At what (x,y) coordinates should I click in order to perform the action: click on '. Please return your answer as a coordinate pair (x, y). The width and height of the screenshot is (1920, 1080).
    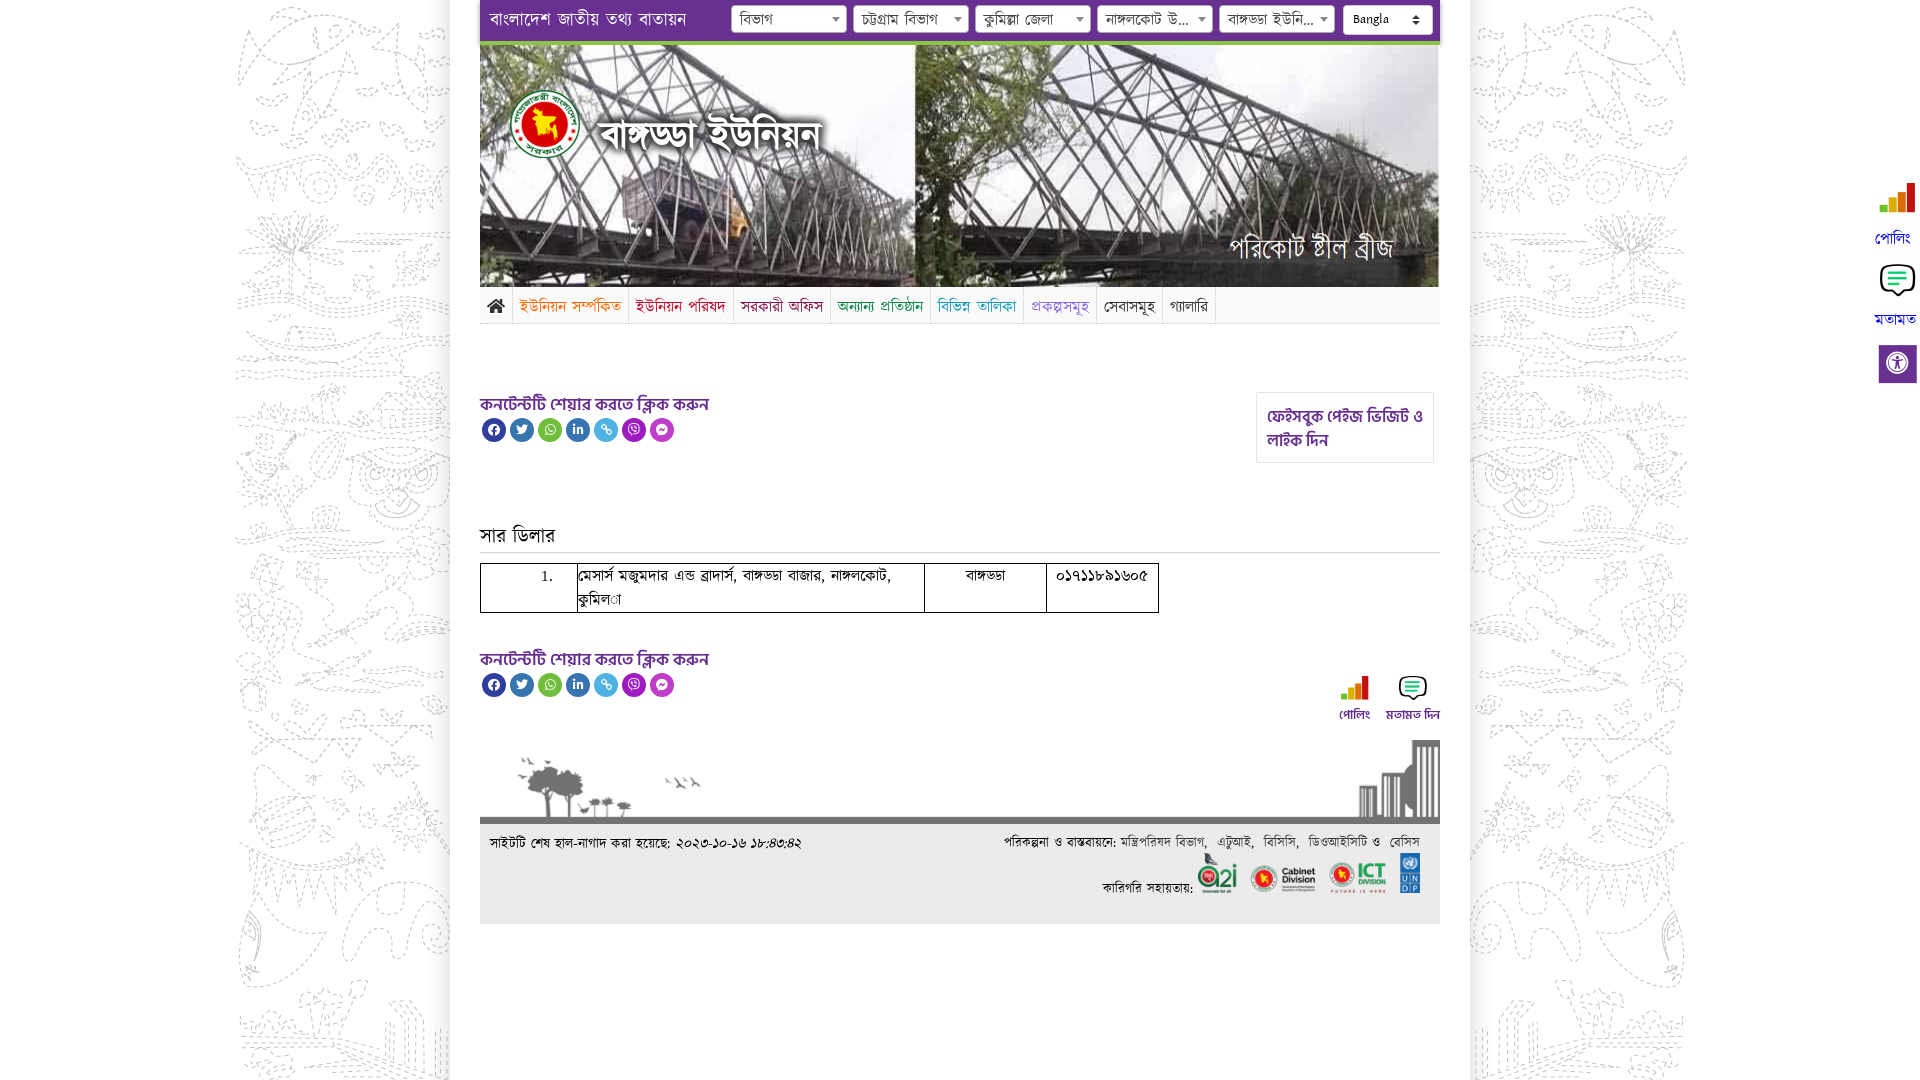
    Looking at the image, I should click on (509, 123).